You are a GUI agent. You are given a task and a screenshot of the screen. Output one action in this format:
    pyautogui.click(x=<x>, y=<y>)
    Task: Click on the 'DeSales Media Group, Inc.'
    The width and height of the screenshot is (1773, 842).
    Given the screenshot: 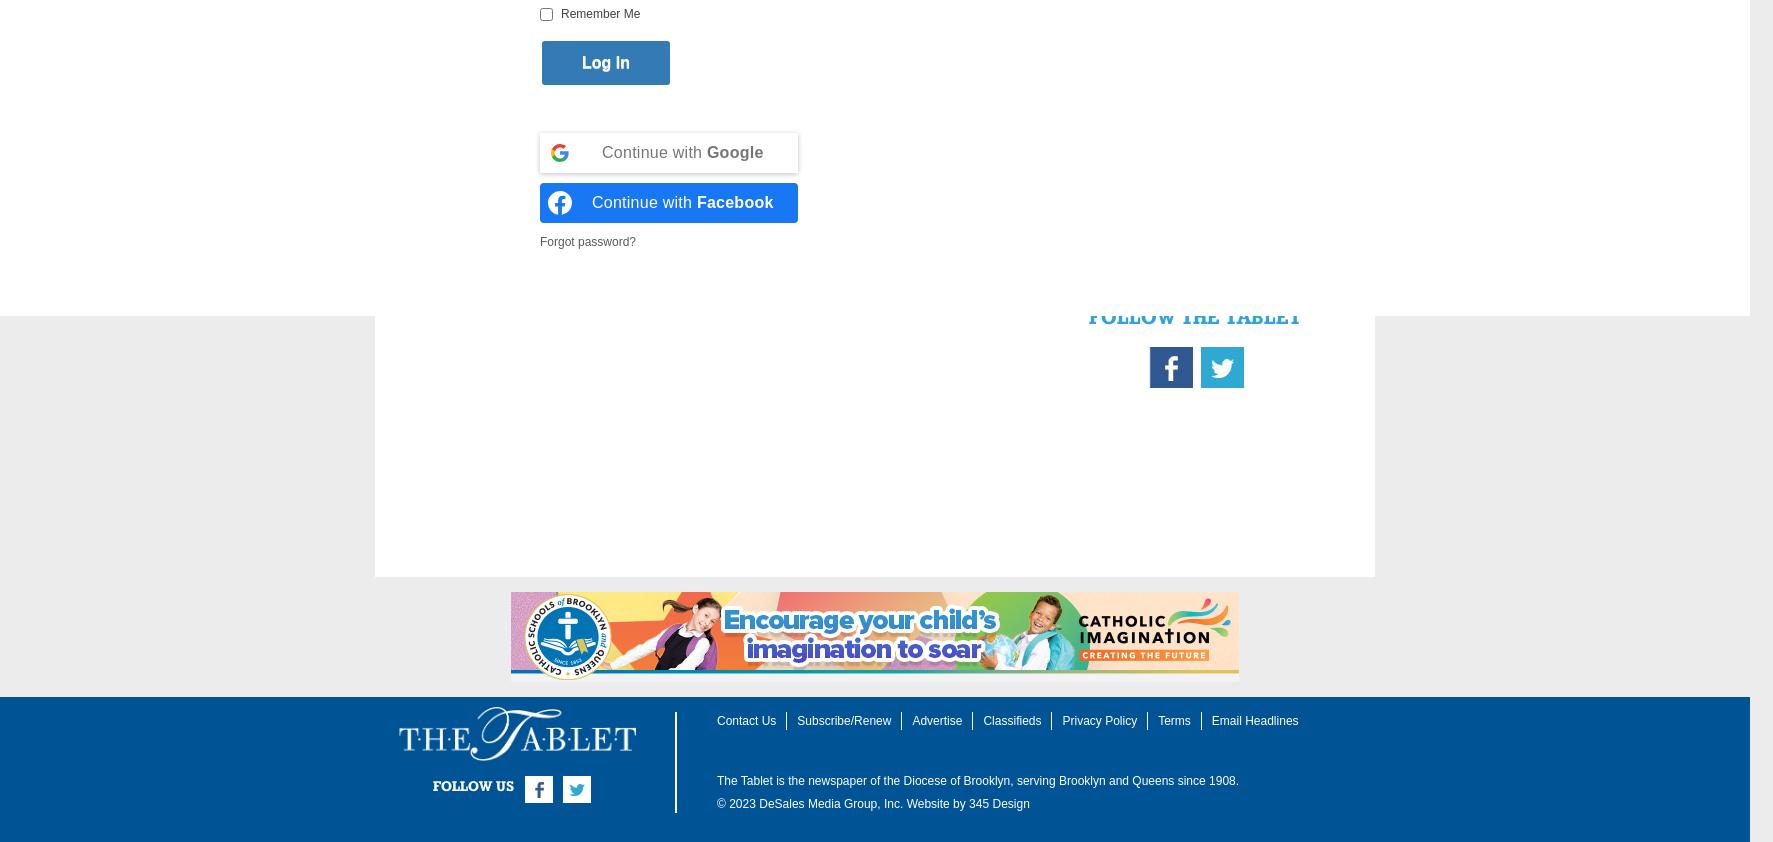 What is the action you would take?
    pyautogui.click(x=830, y=804)
    